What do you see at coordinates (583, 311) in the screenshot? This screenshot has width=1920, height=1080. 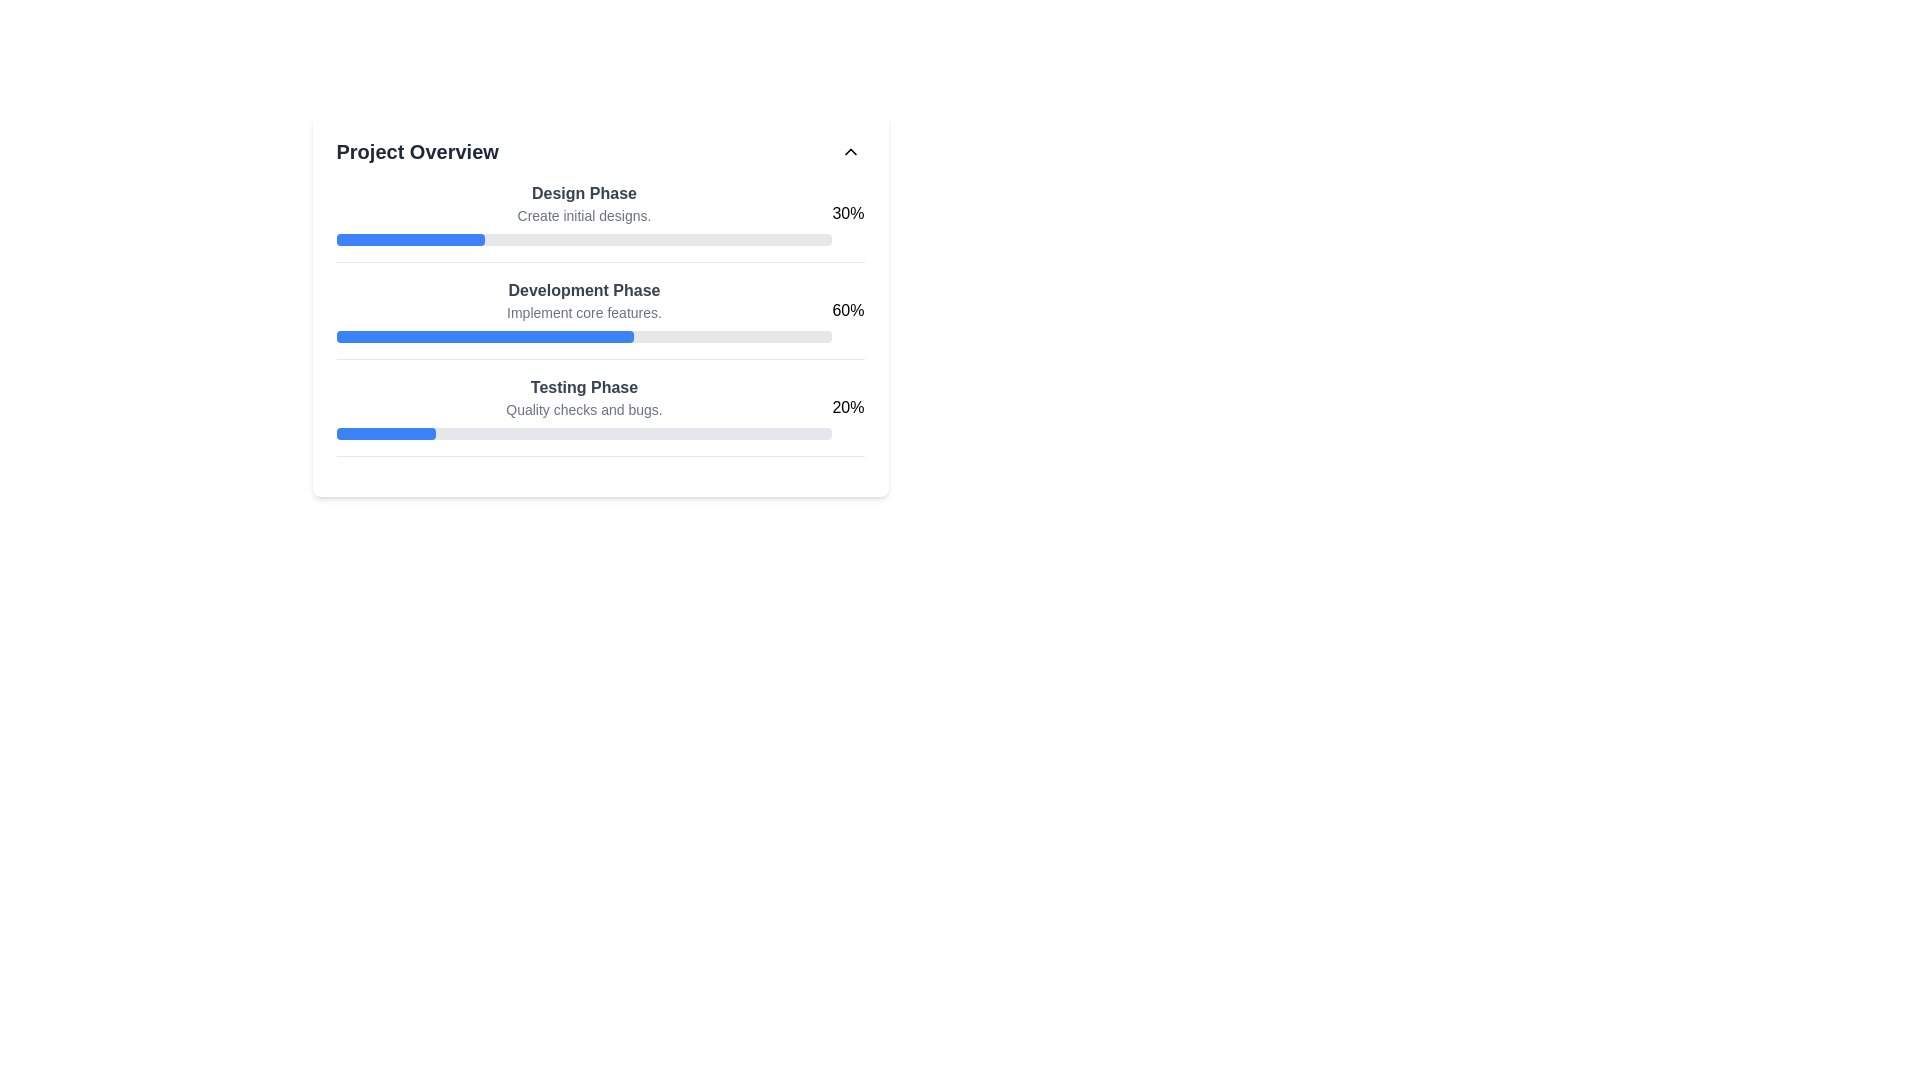 I see `the 'Development Phase' text label in the progress bar section` at bounding box center [583, 311].